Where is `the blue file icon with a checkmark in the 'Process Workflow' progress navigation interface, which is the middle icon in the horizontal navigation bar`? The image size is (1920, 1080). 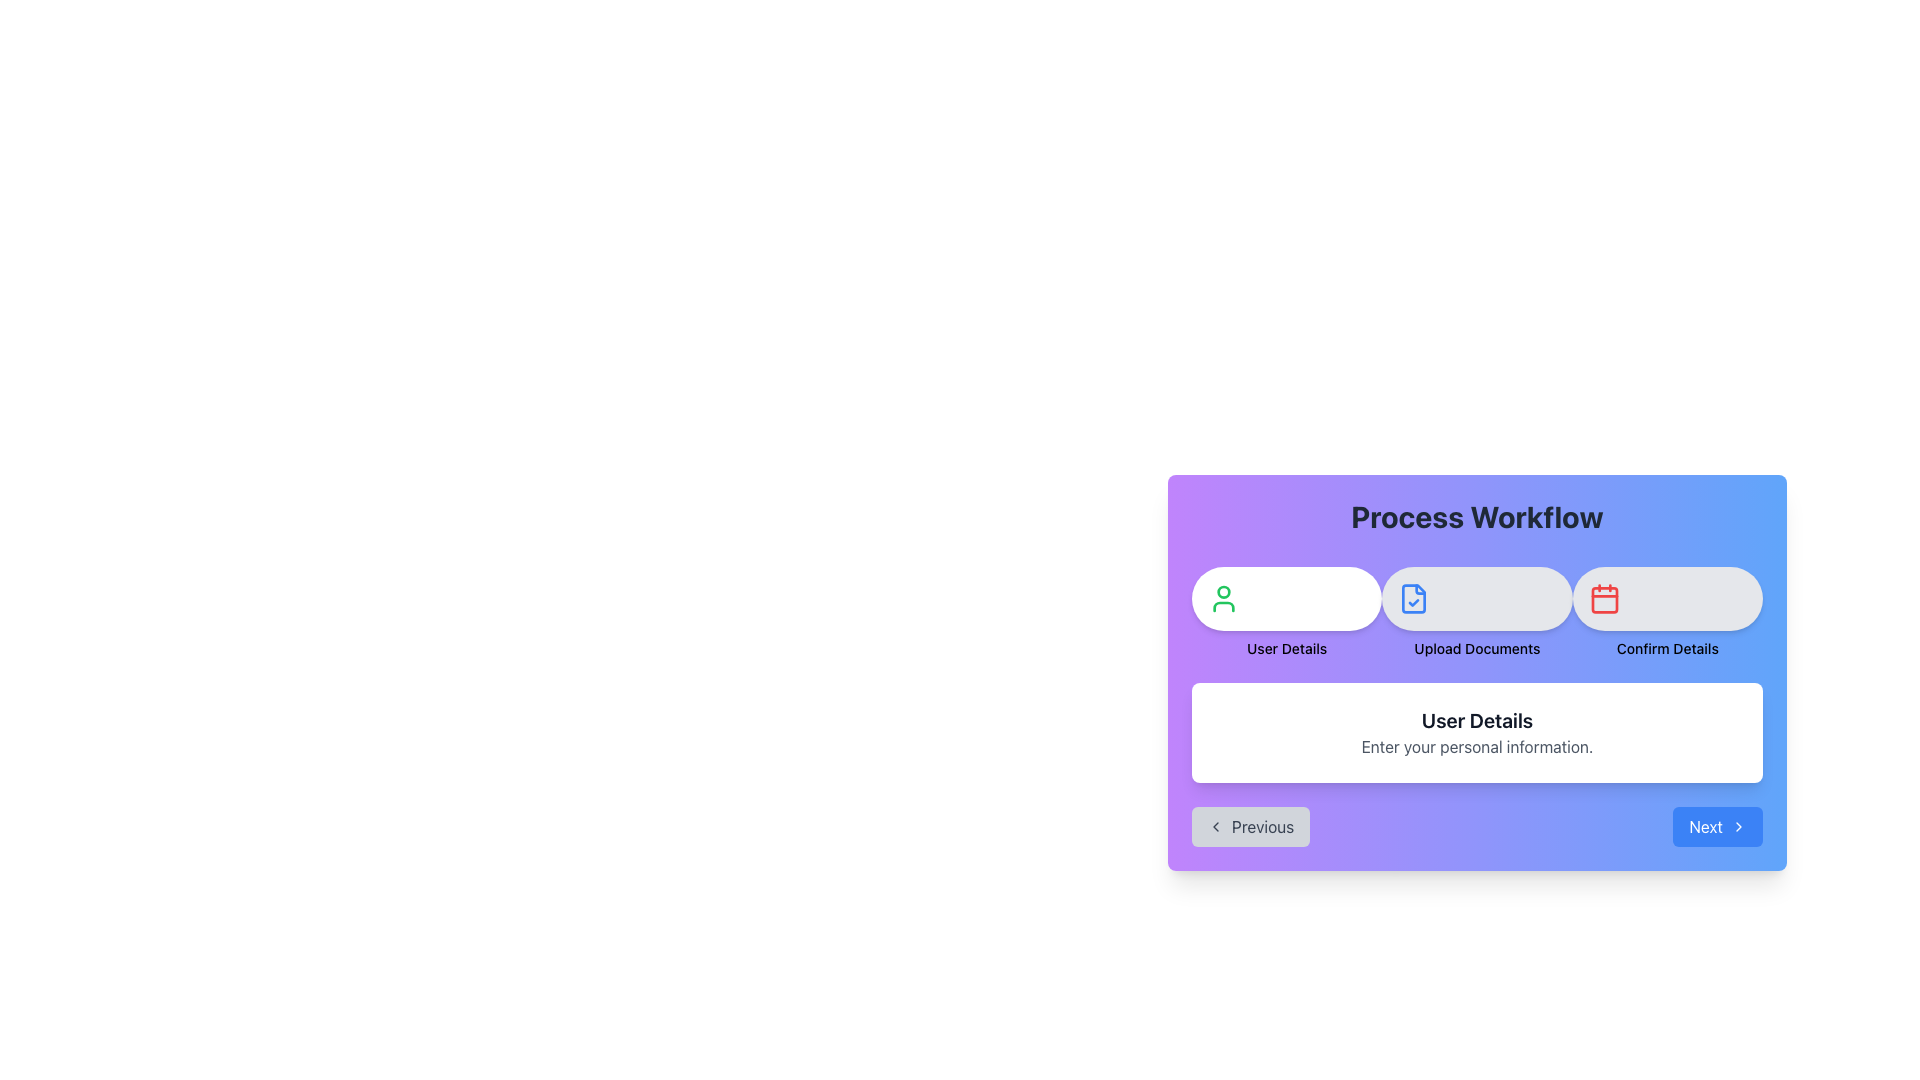 the blue file icon with a checkmark in the 'Process Workflow' progress navigation interface, which is the middle icon in the horizontal navigation bar is located at coordinates (1413, 597).